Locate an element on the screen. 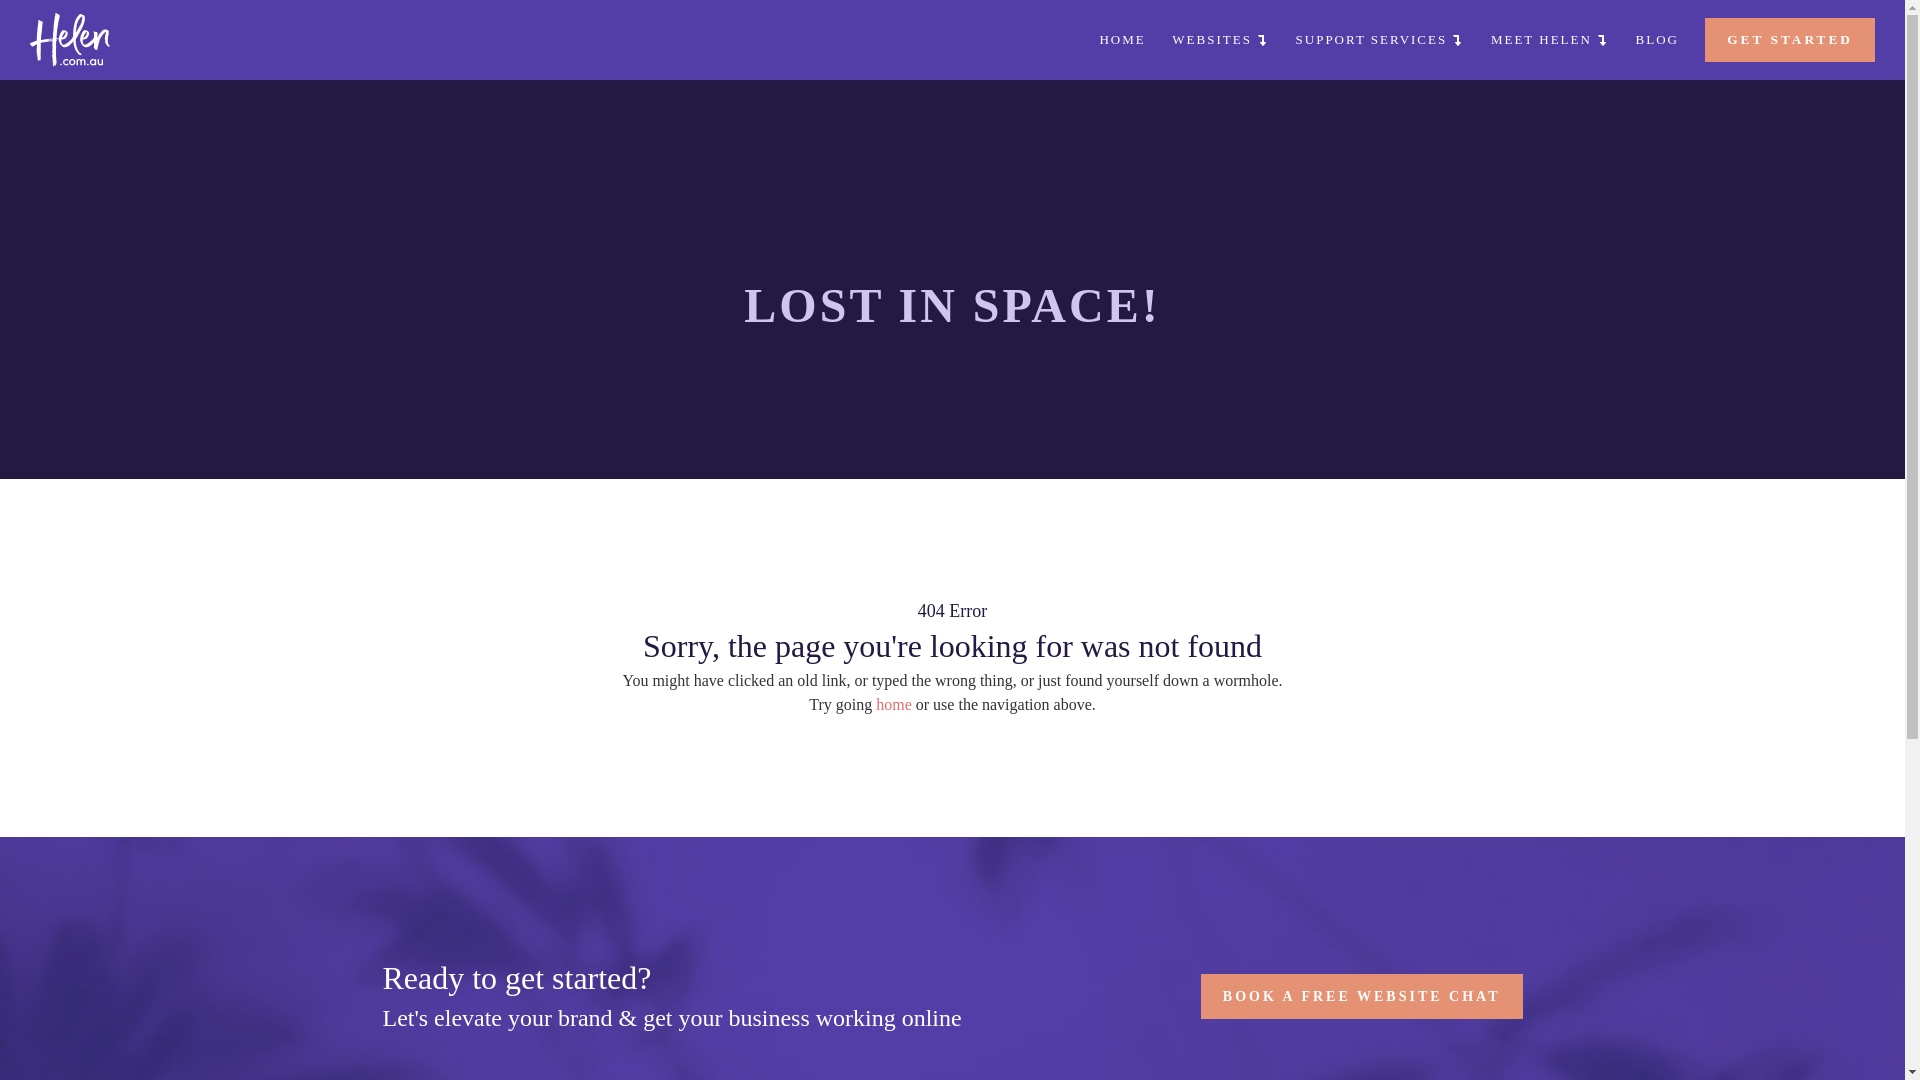  'MEET HELEN' is located at coordinates (1558, 39).